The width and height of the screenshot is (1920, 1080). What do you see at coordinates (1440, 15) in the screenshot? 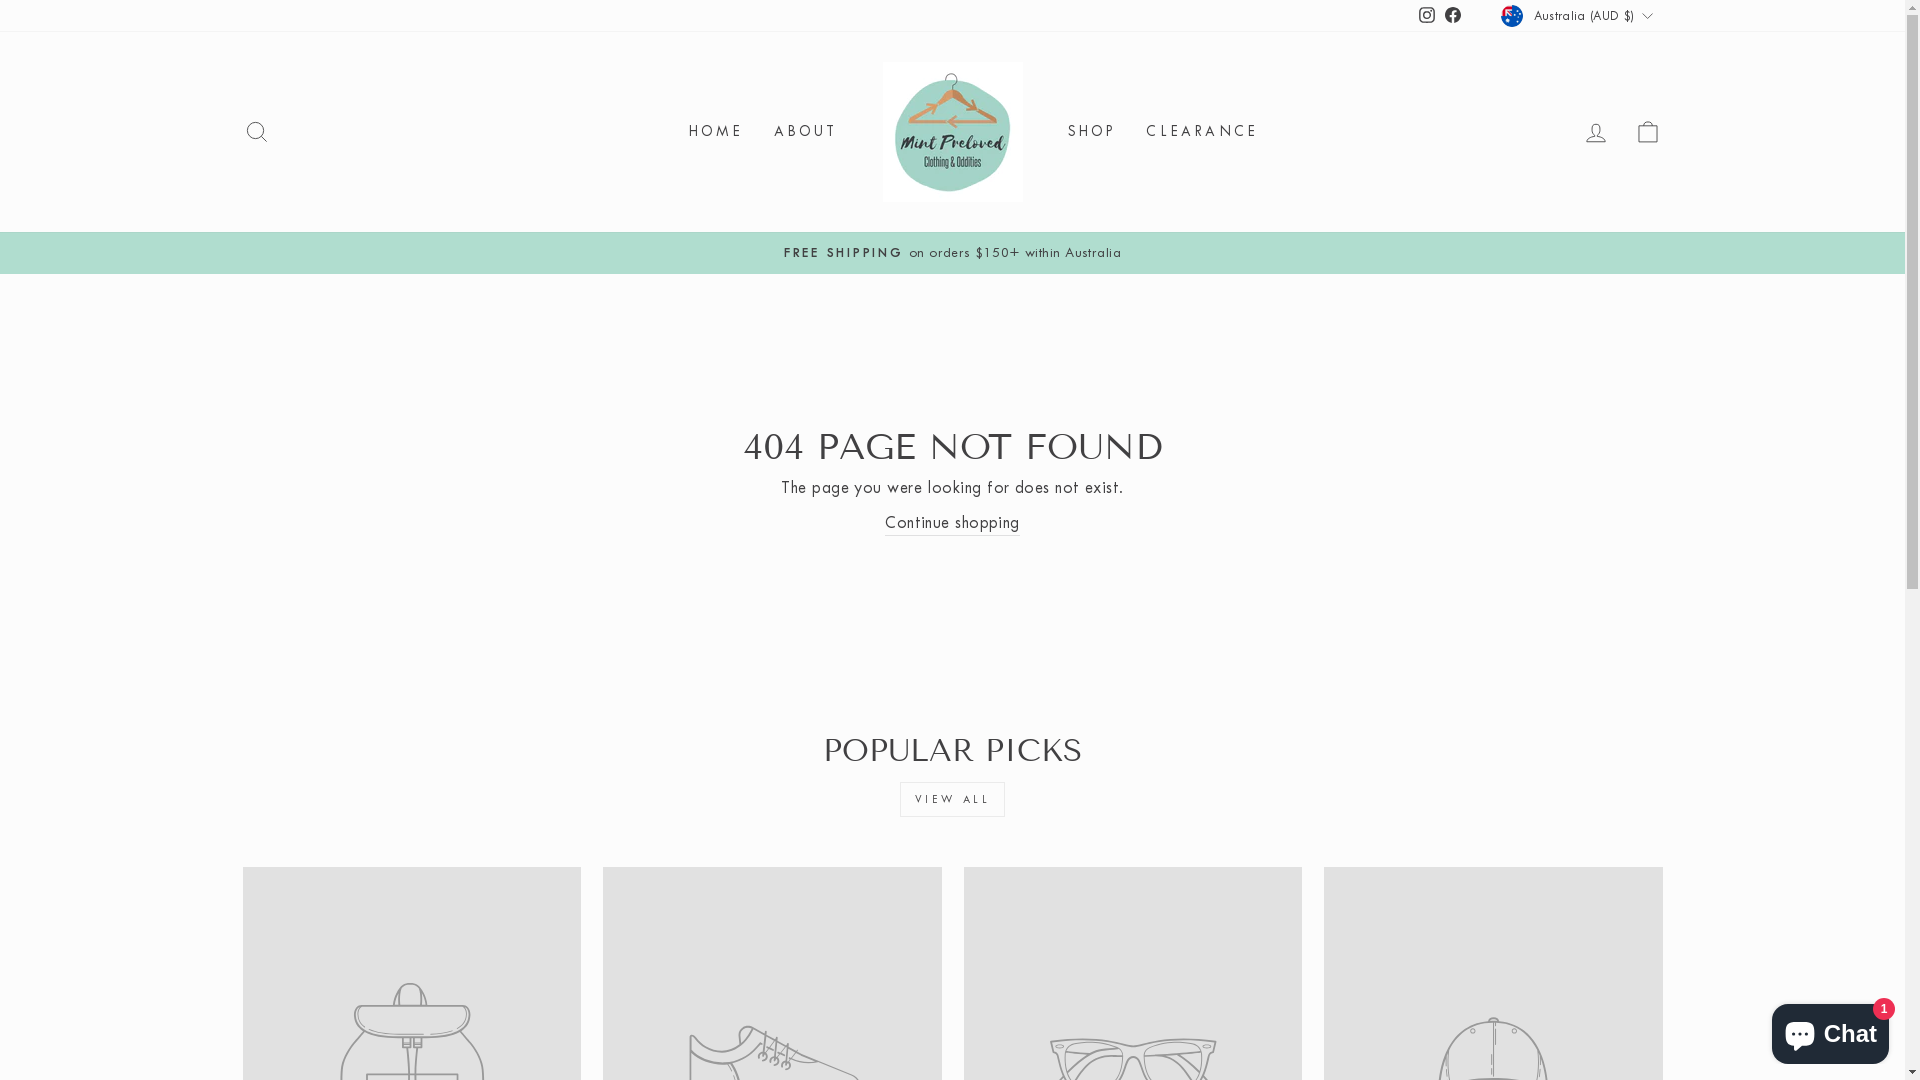
I see `'Facebook'` at bounding box center [1440, 15].